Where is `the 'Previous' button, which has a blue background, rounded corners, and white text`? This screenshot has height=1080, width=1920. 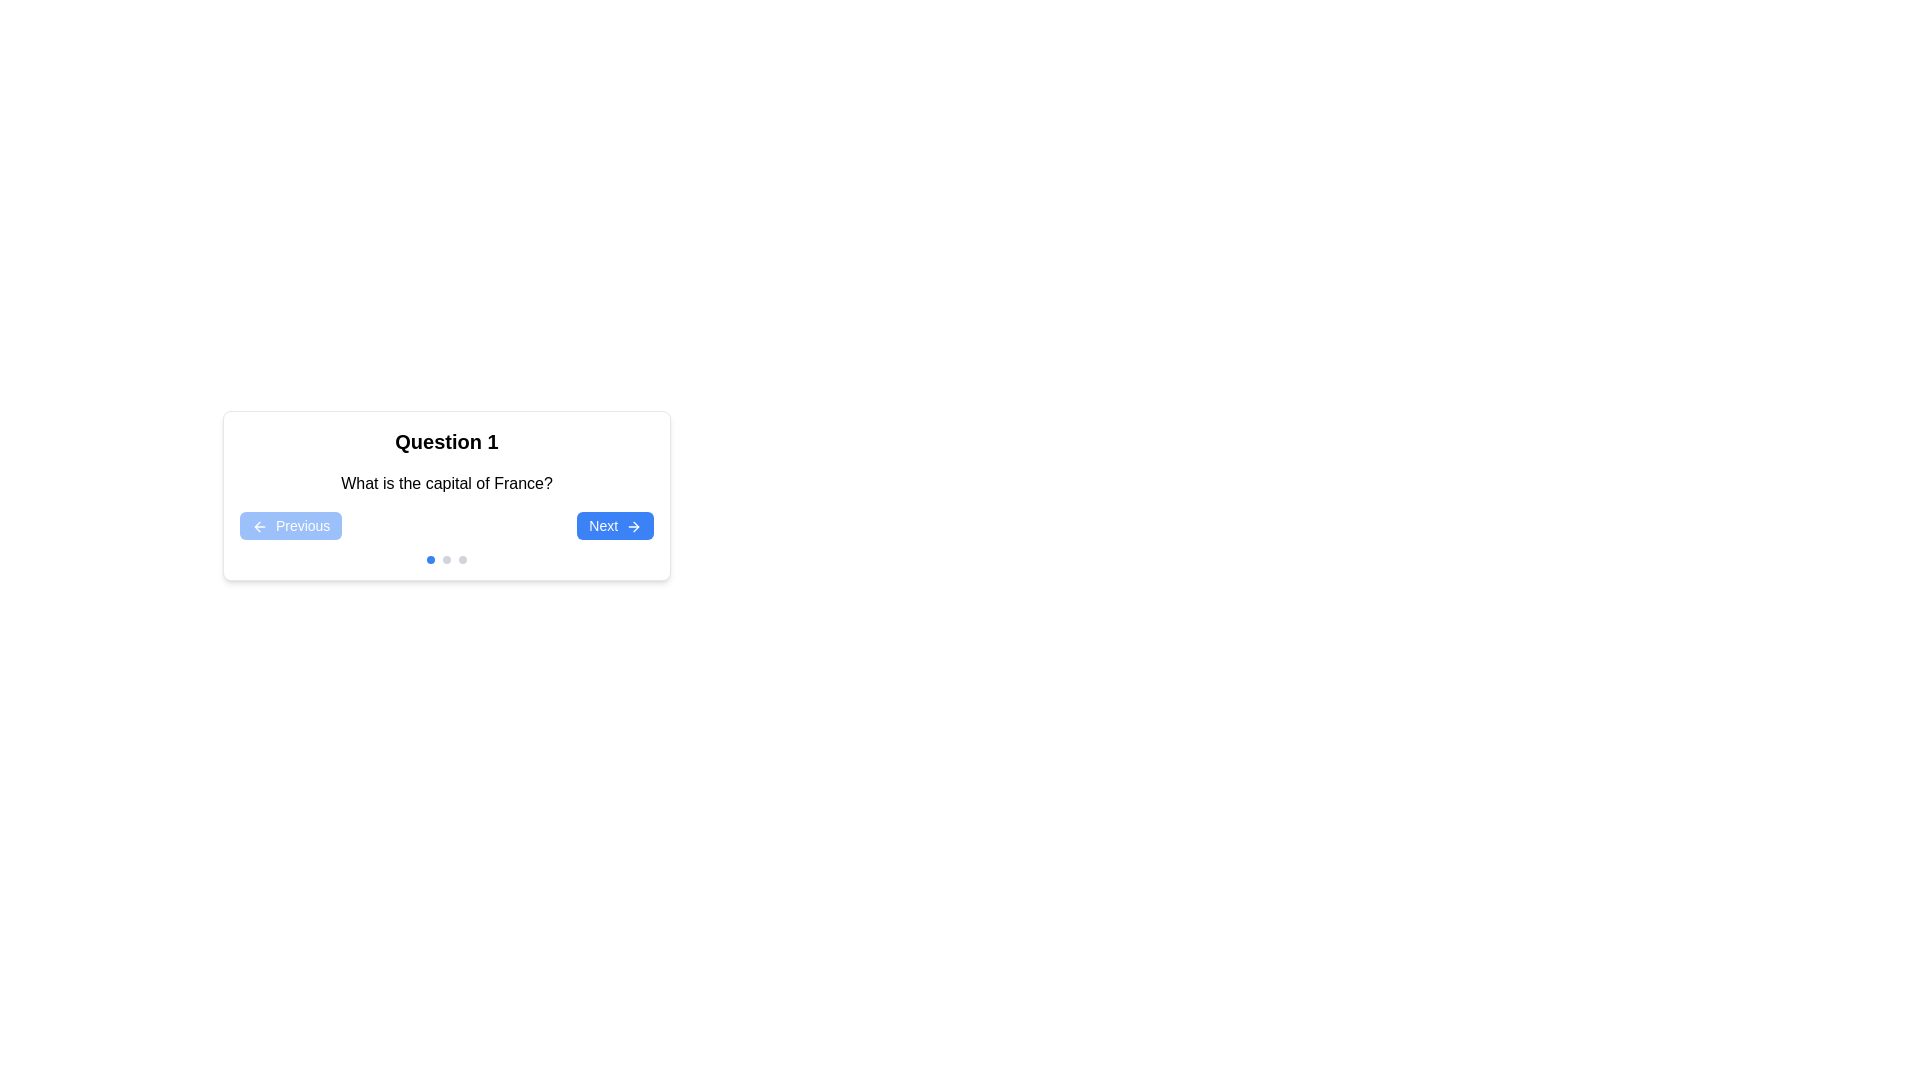 the 'Previous' button, which has a blue background, rounded corners, and white text is located at coordinates (290, 524).